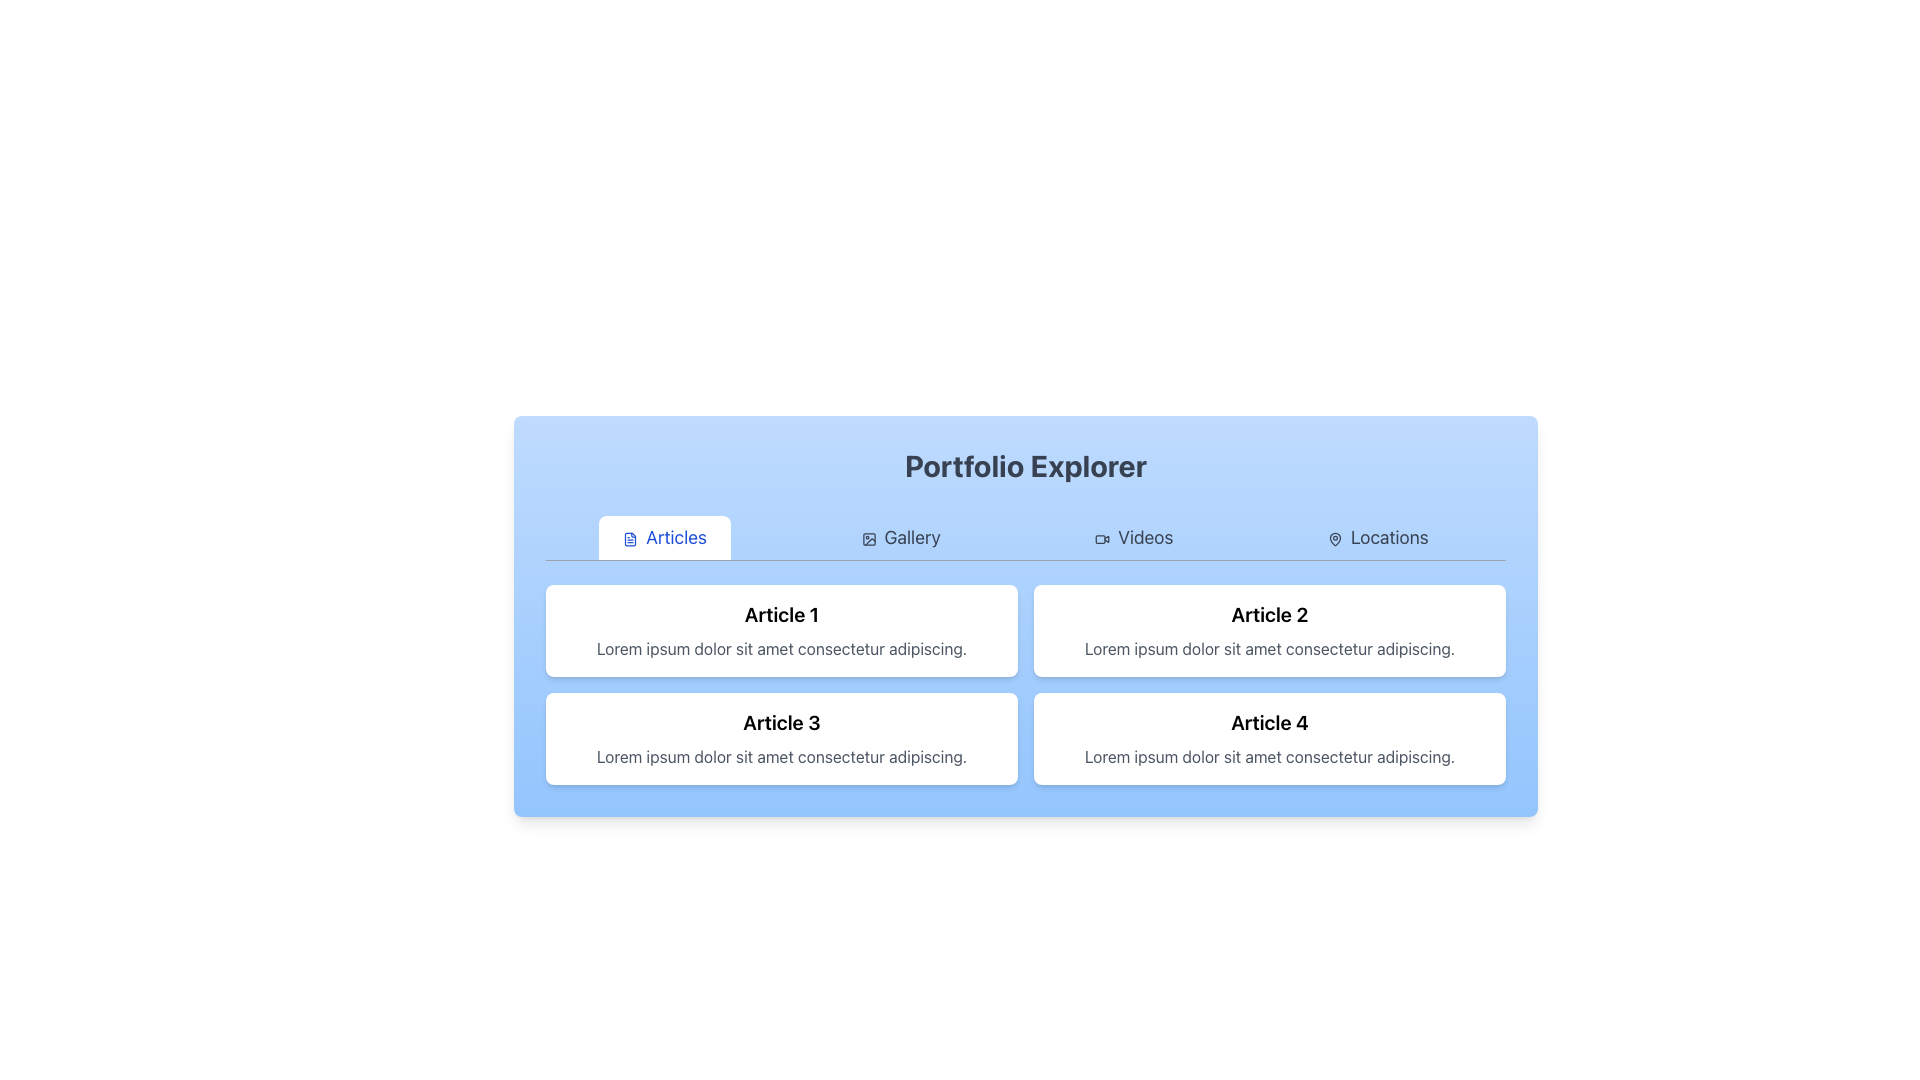 This screenshot has width=1920, height=1080. I want to click on the 'Gallery' icon located next to the 'Articles' and 'Videos' tabs, so click(868, 538).